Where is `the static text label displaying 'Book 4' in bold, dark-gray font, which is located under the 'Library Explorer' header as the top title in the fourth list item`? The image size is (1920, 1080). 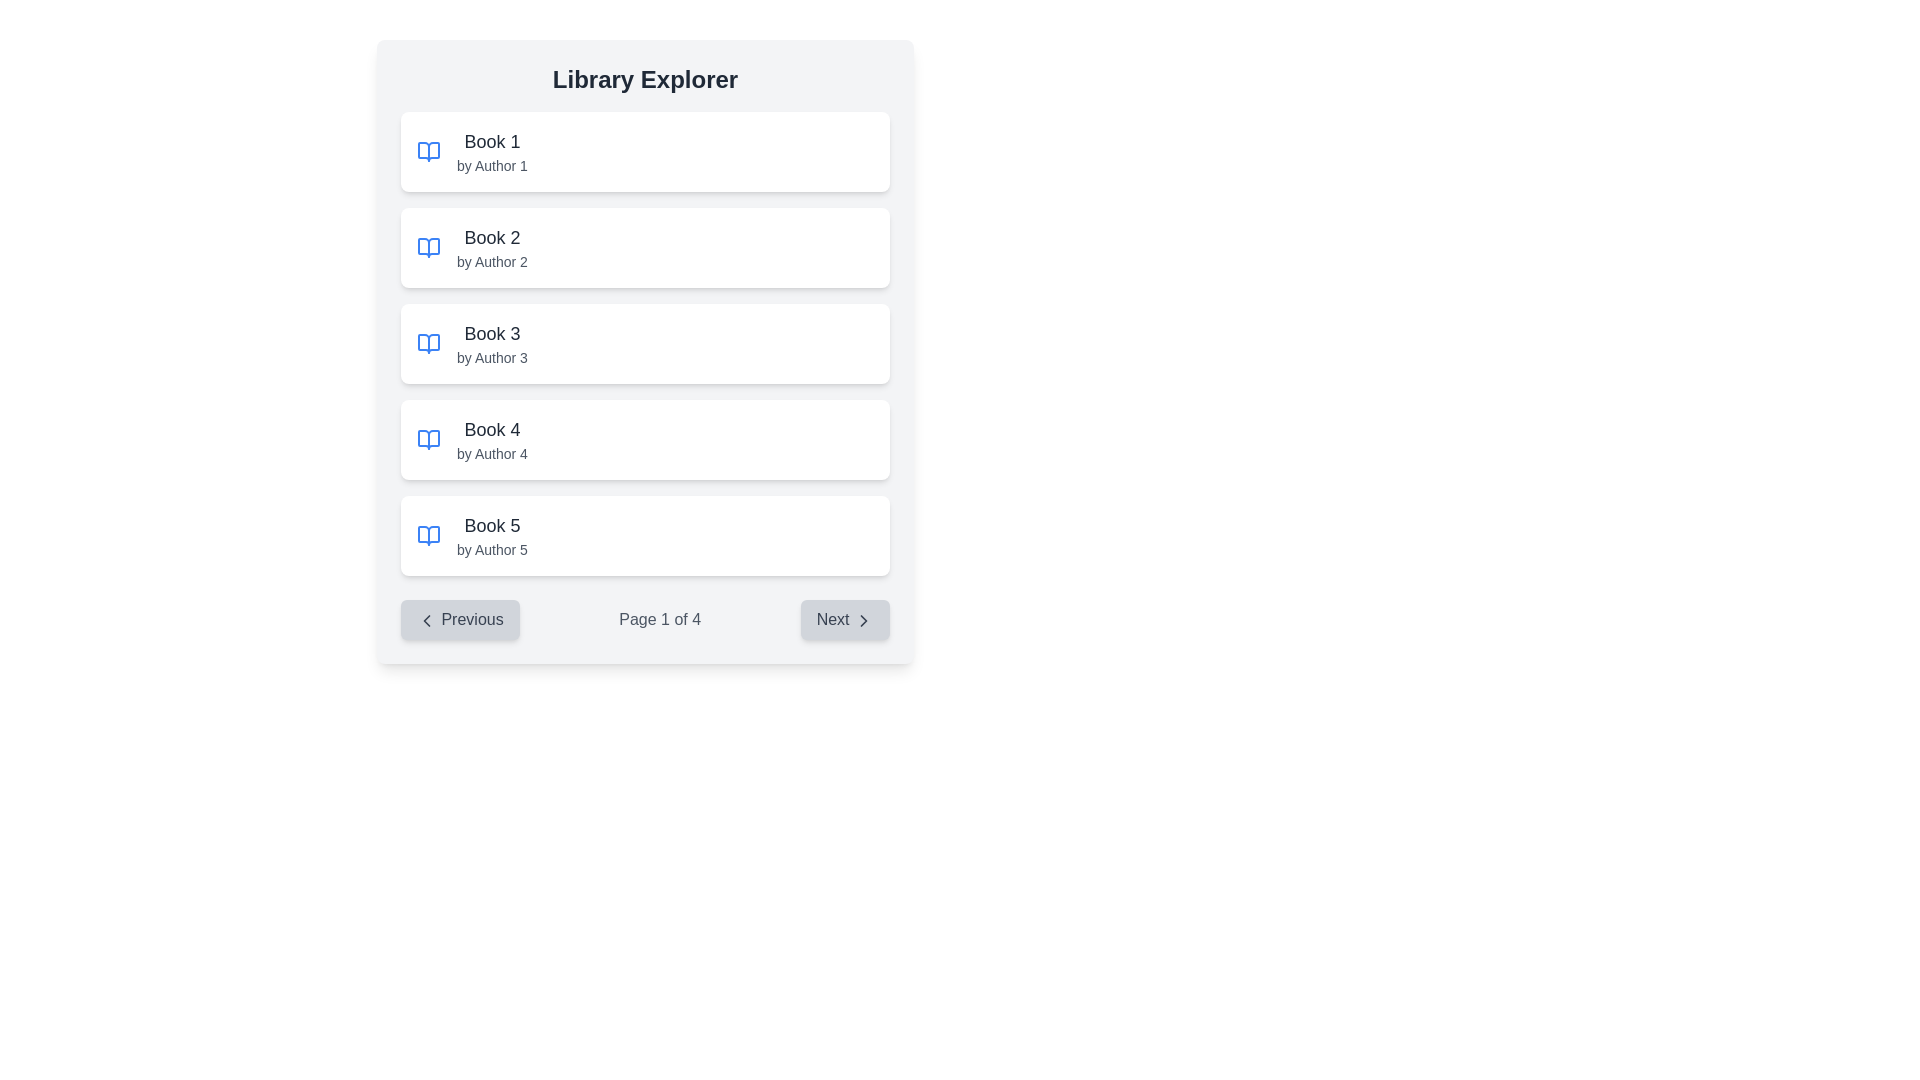 the static text label displaying 'Book 4' in bold, dark-gray font, which is located under the 'Library Explorer' header as the top title in the fourth list item is located at coordinates (492, 428).